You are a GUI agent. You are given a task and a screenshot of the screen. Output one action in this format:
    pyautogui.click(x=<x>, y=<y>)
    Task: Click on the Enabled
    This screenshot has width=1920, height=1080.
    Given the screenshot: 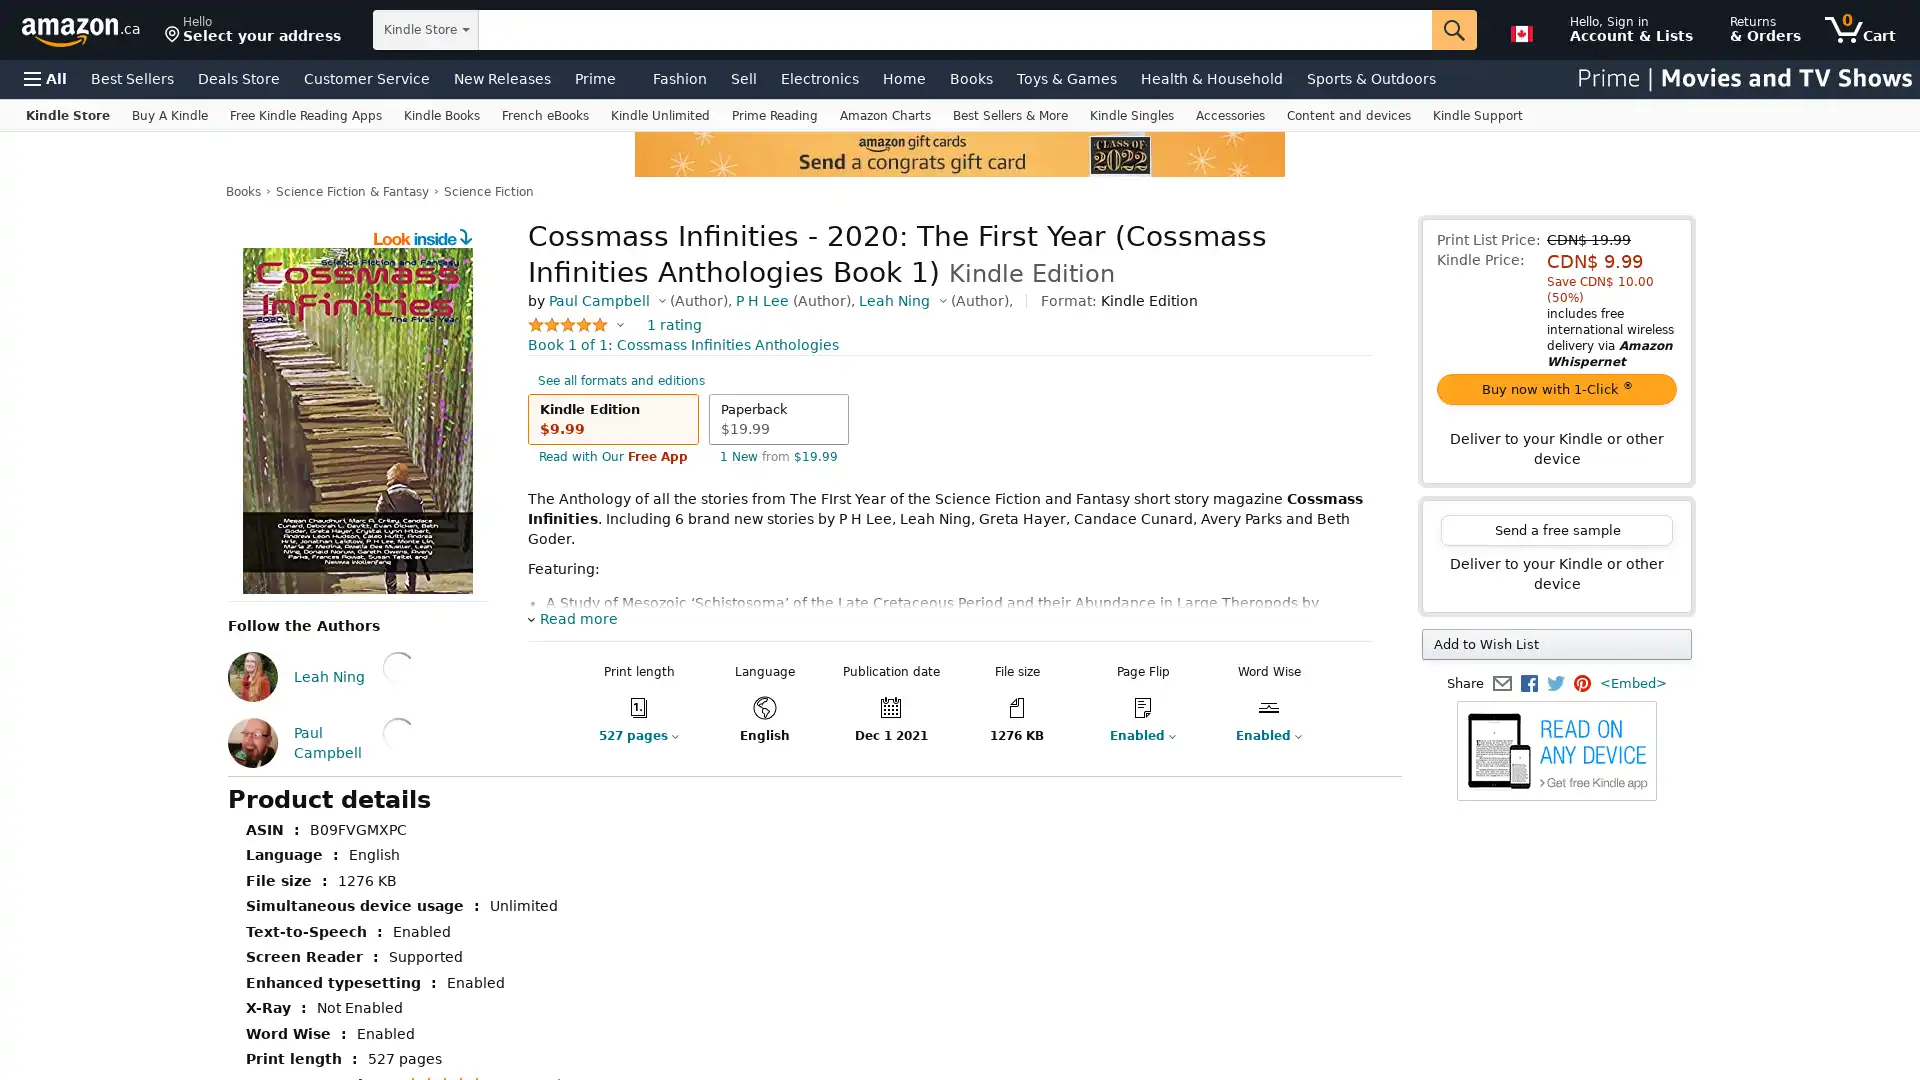 What is the action you would take?
    pyautogui.click(x=1256, y=756)
    